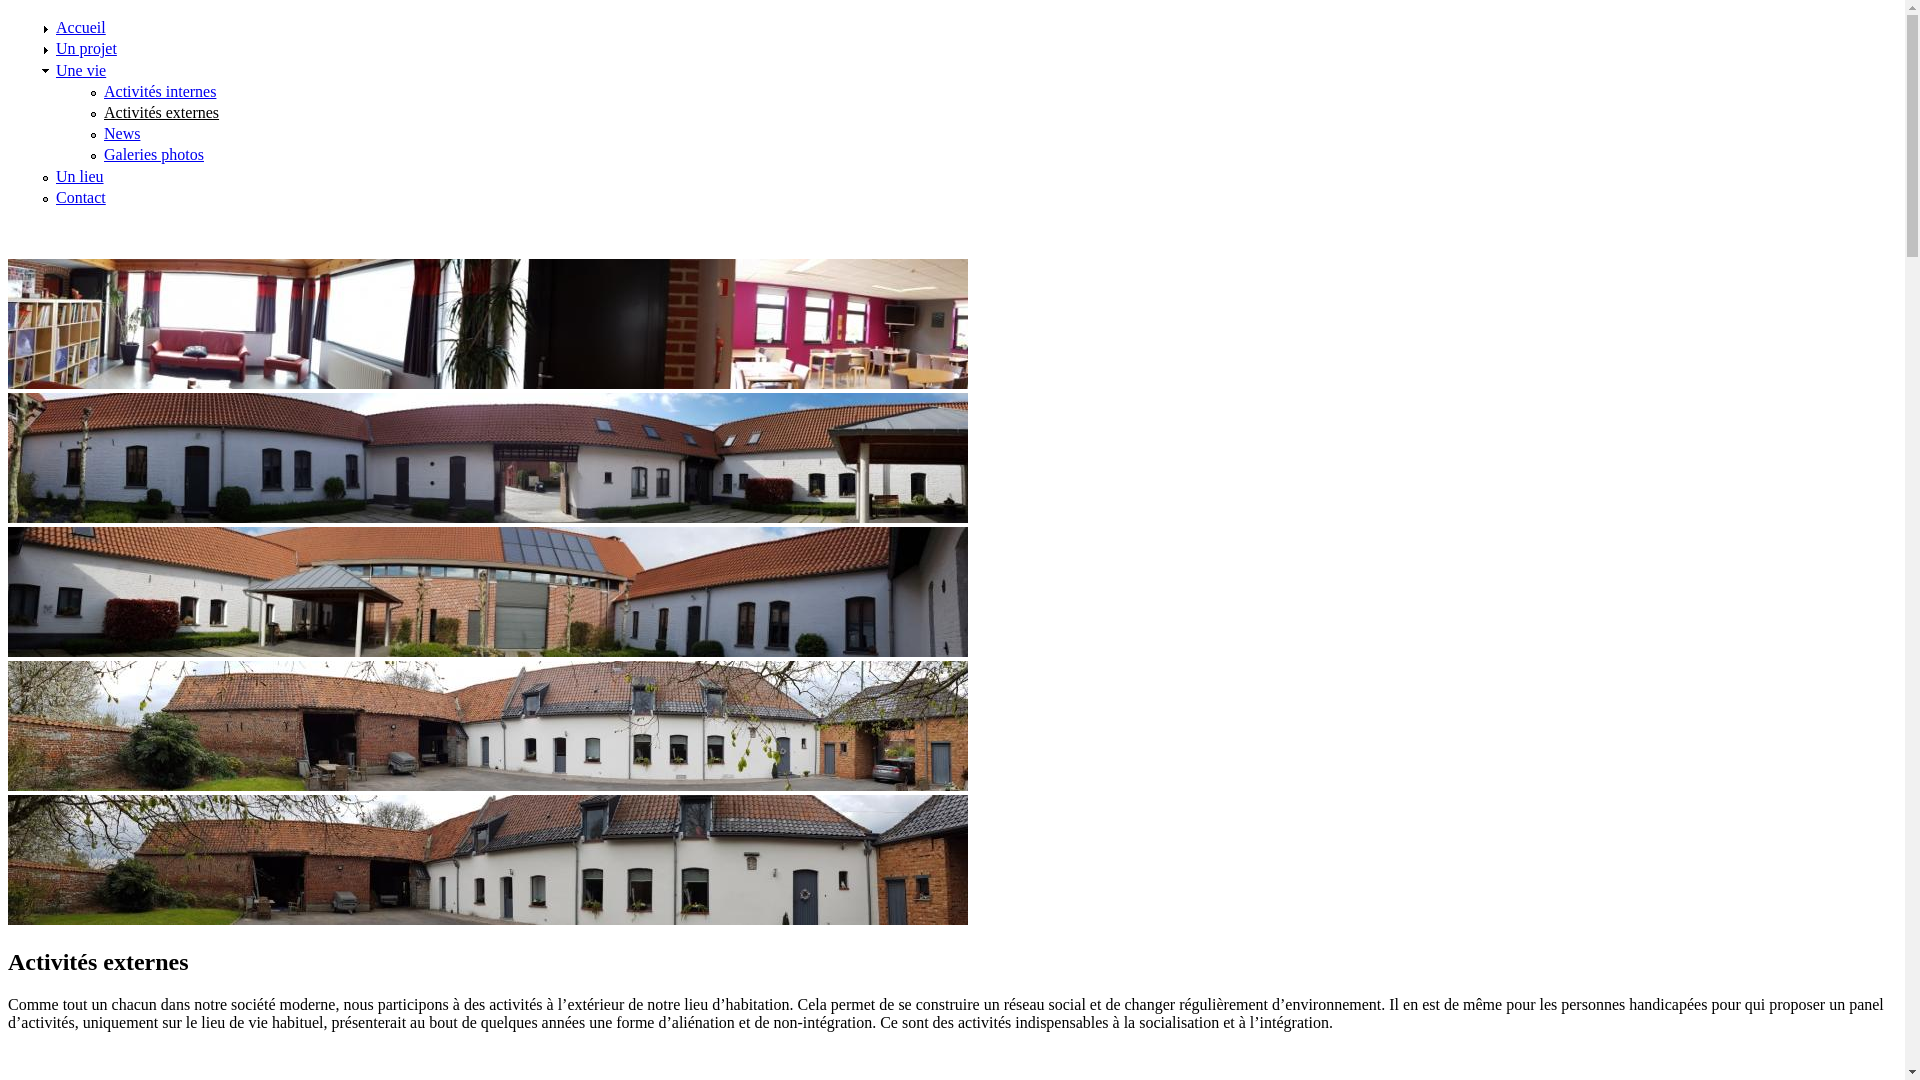 Image resolution: width=1920 pixels, height=1080 pixels. What do you see at coordinates (85, 47) in the screenshot?
I see `'Un projet'` at bounding box center [85, 47].